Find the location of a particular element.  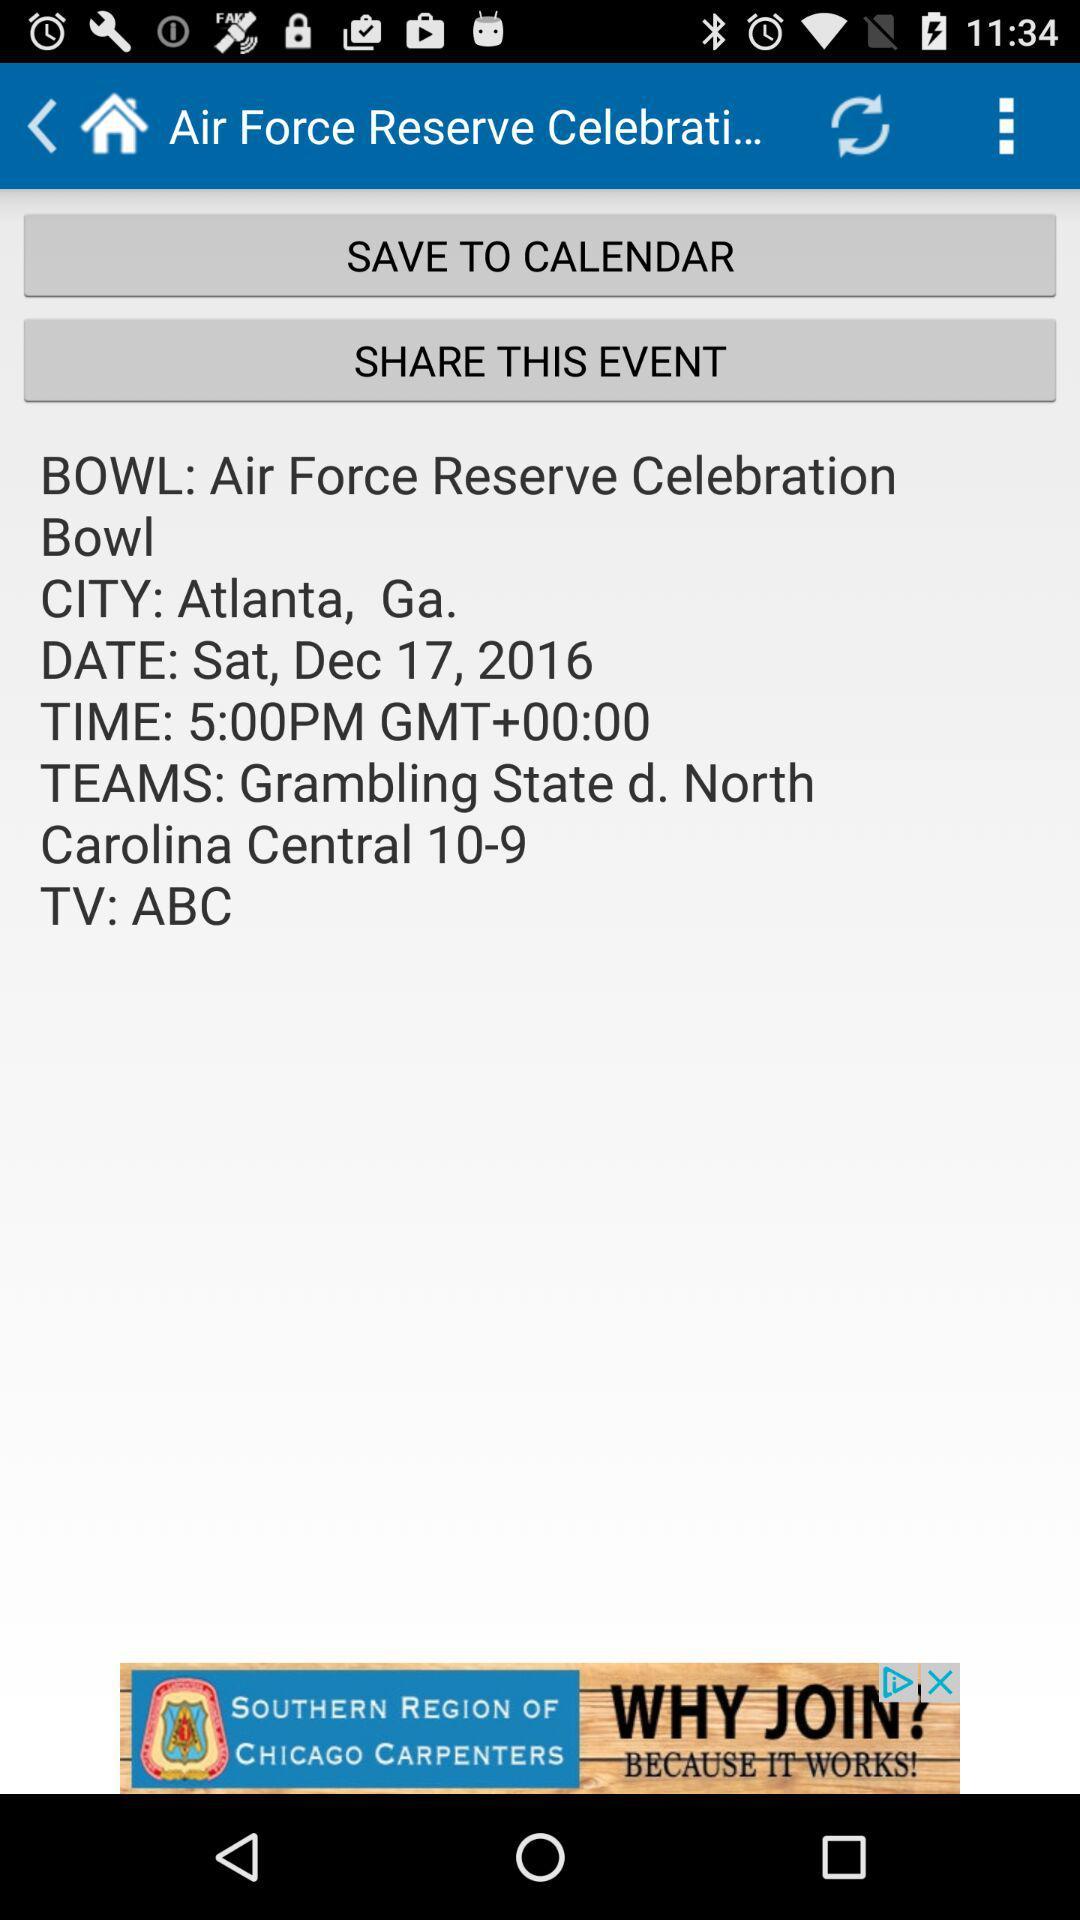

refresh is located at coordinates (858, 124).